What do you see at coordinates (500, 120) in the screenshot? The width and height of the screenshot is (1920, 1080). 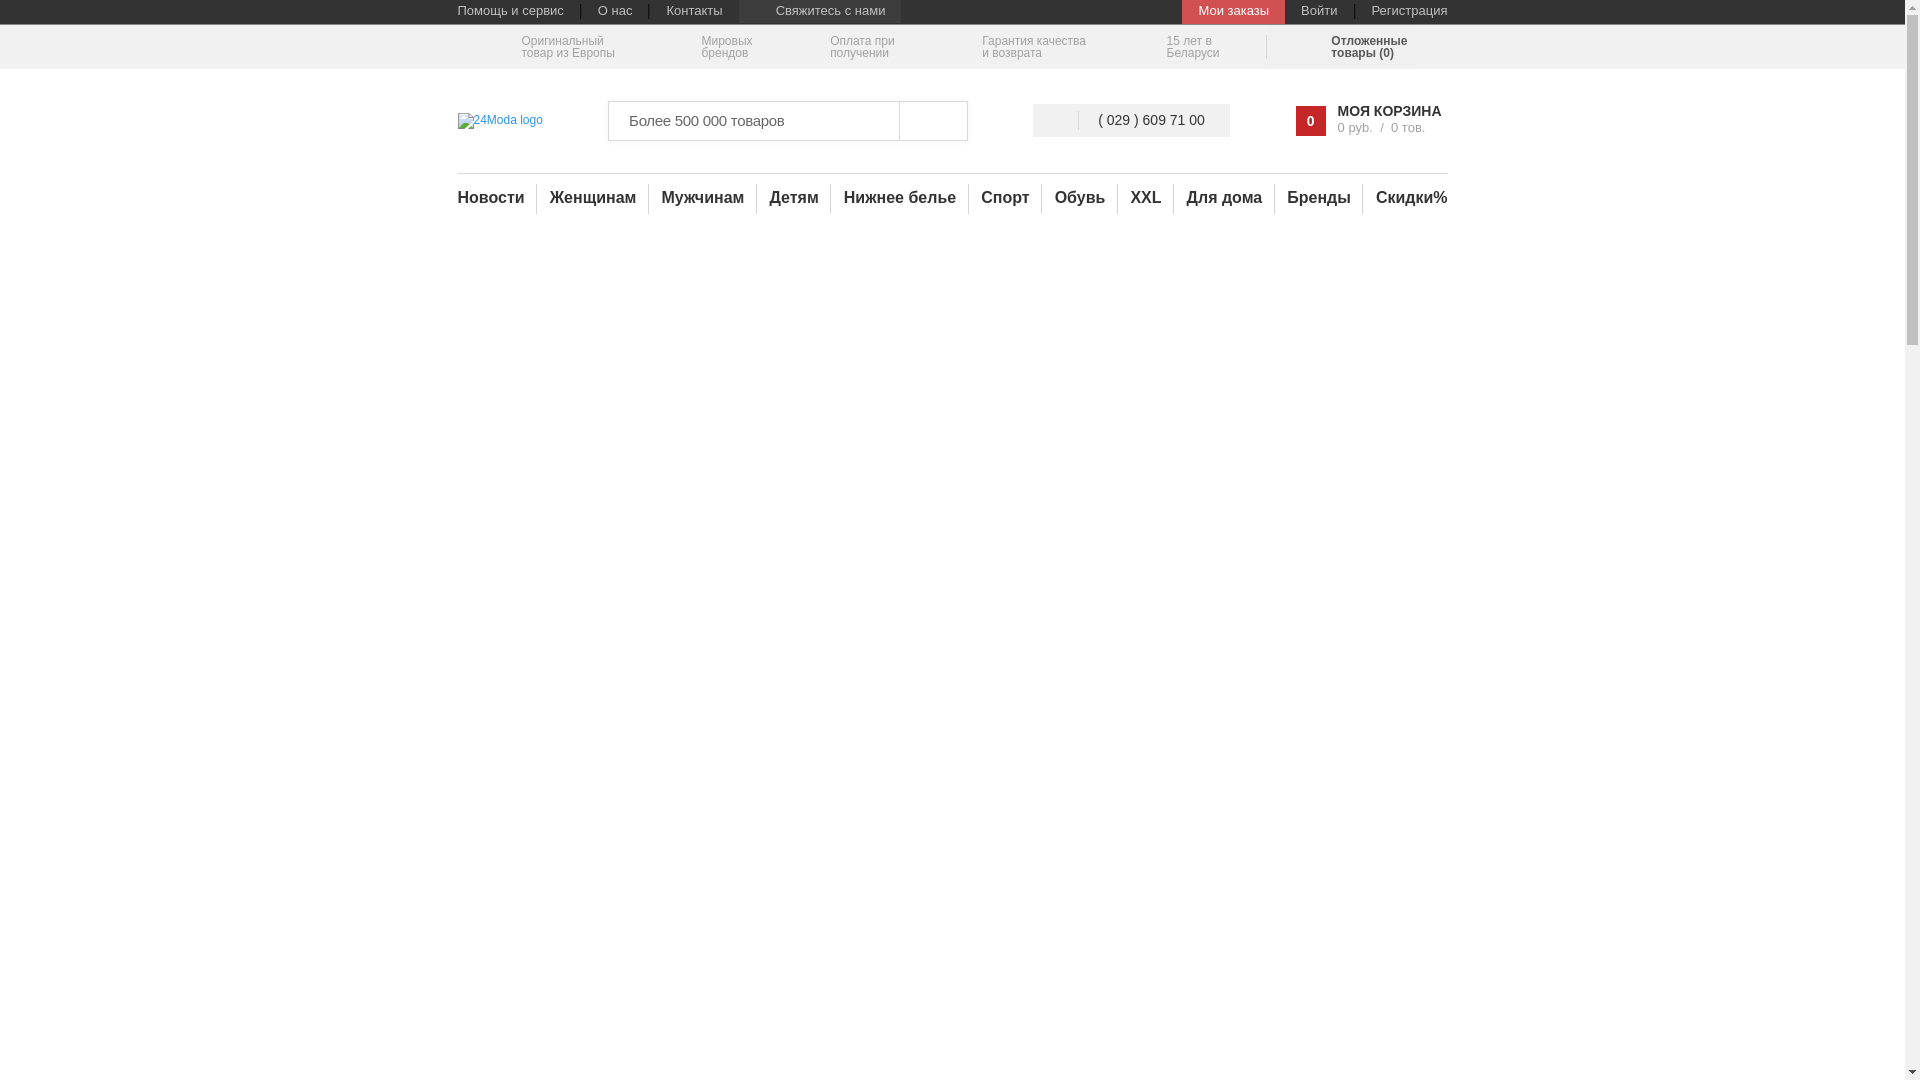 I see `'Moda24 logo'` at bounding box center [500, 120].